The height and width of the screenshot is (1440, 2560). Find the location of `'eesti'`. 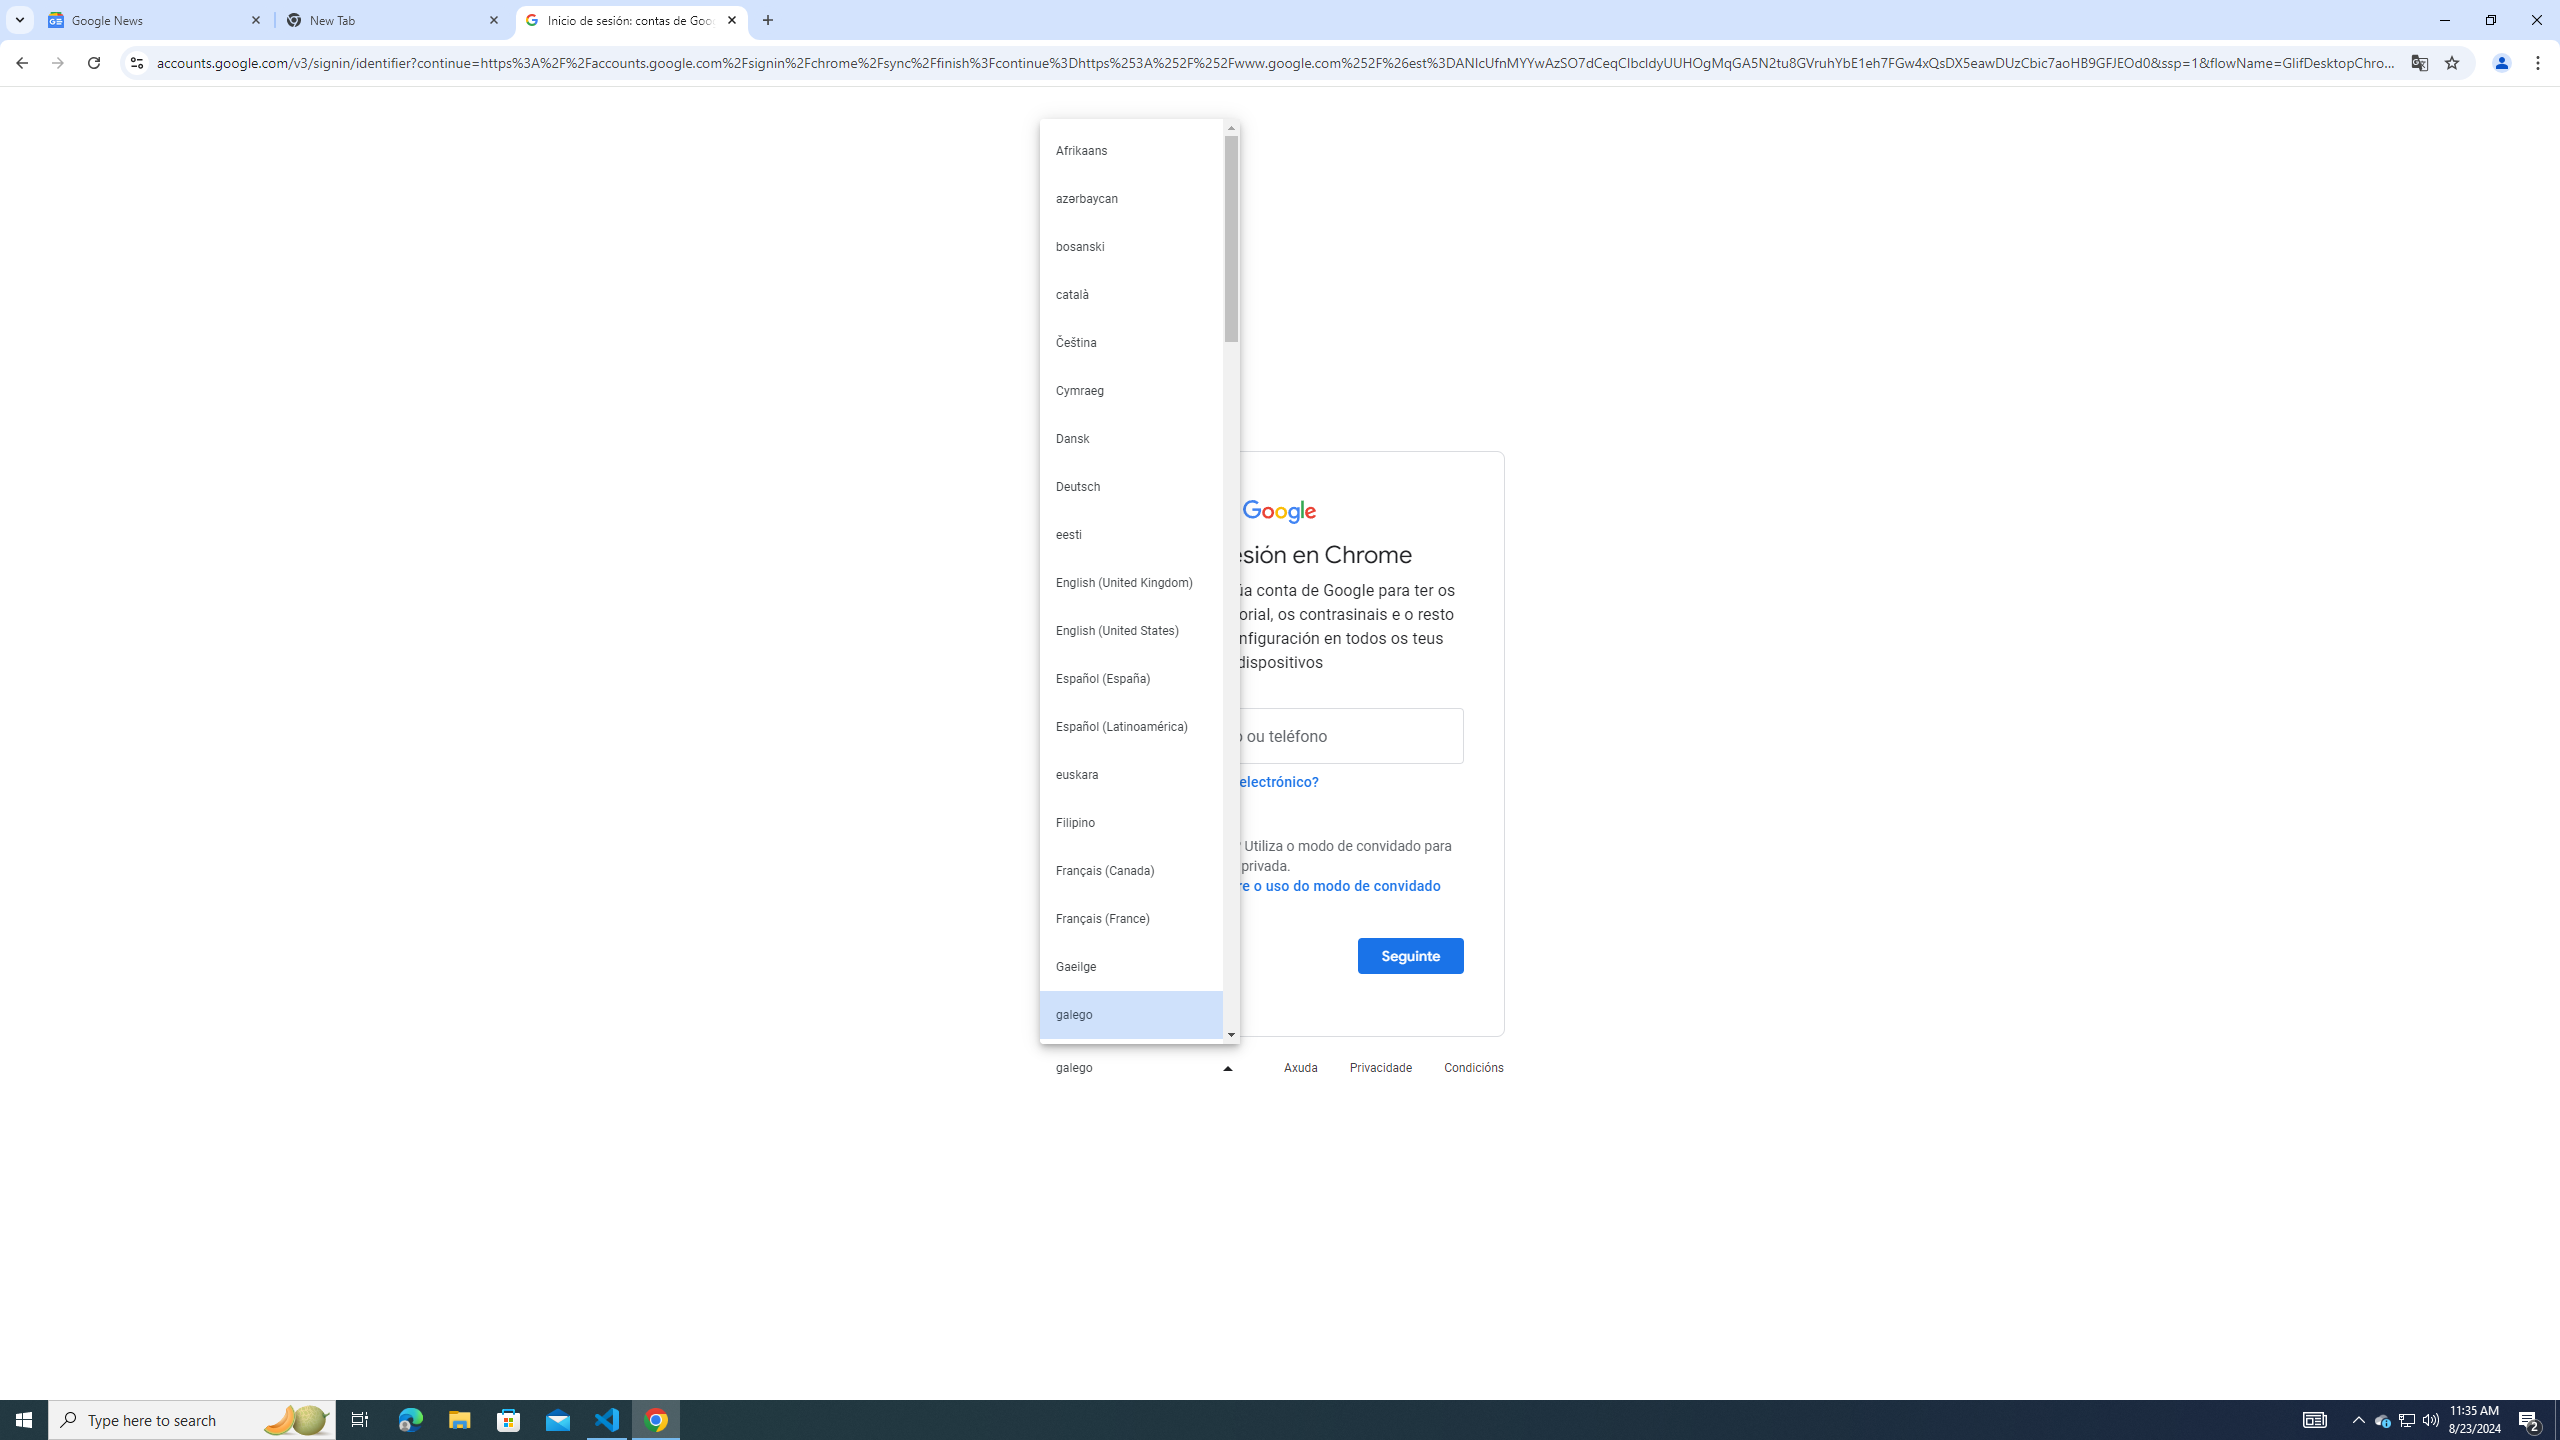

'eesti' is located at coordinates (1130, 533).